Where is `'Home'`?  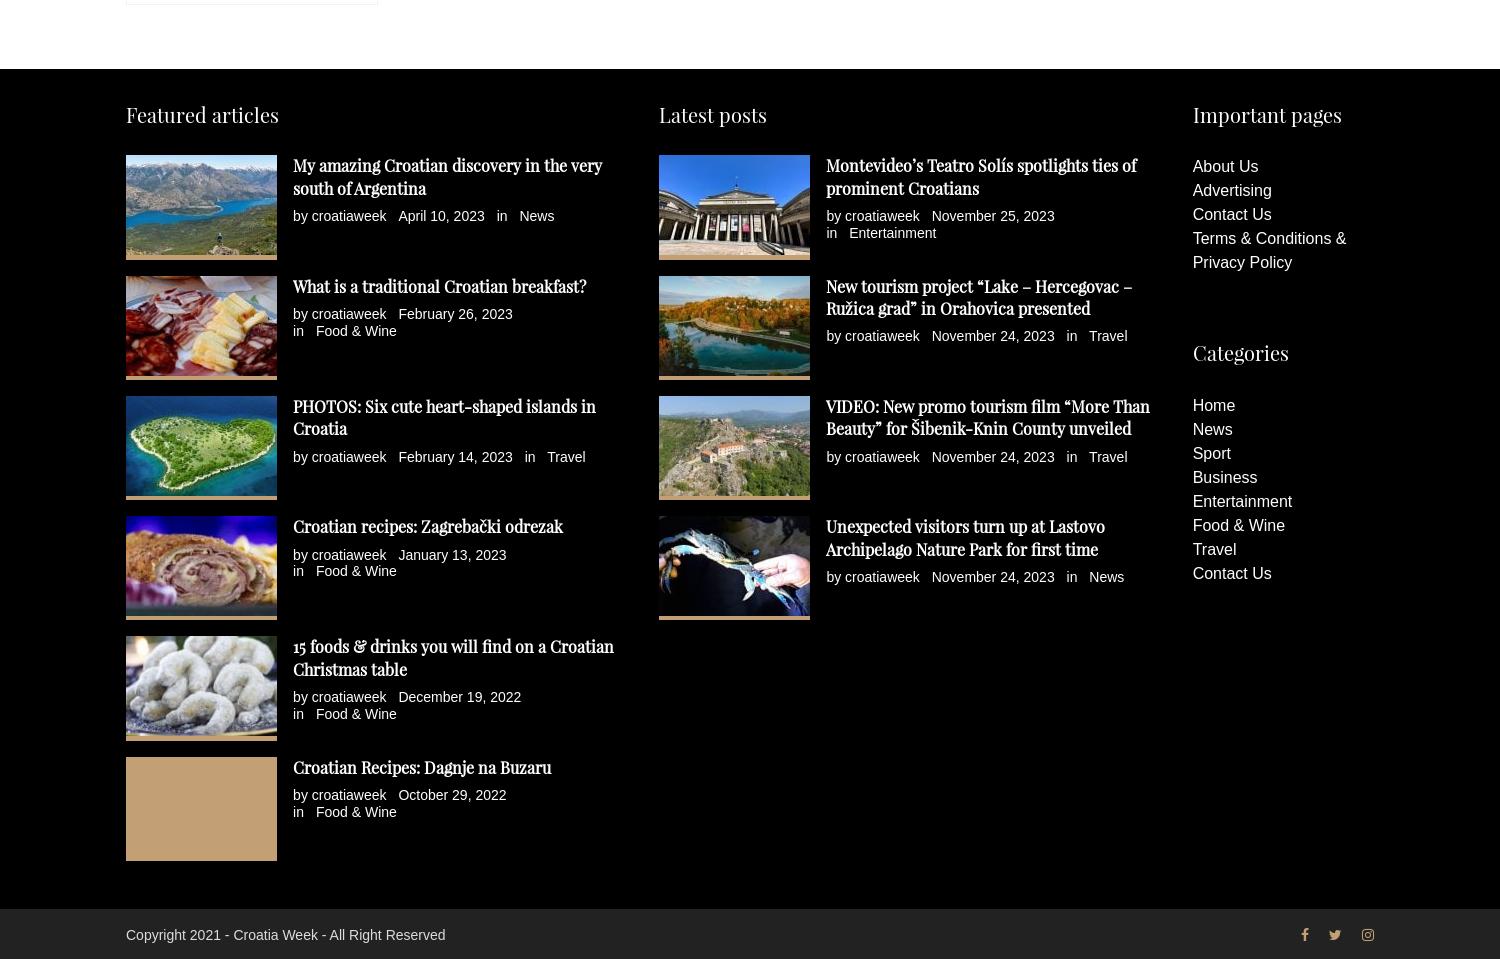
'Home' is located at coordinates (1191, 405).